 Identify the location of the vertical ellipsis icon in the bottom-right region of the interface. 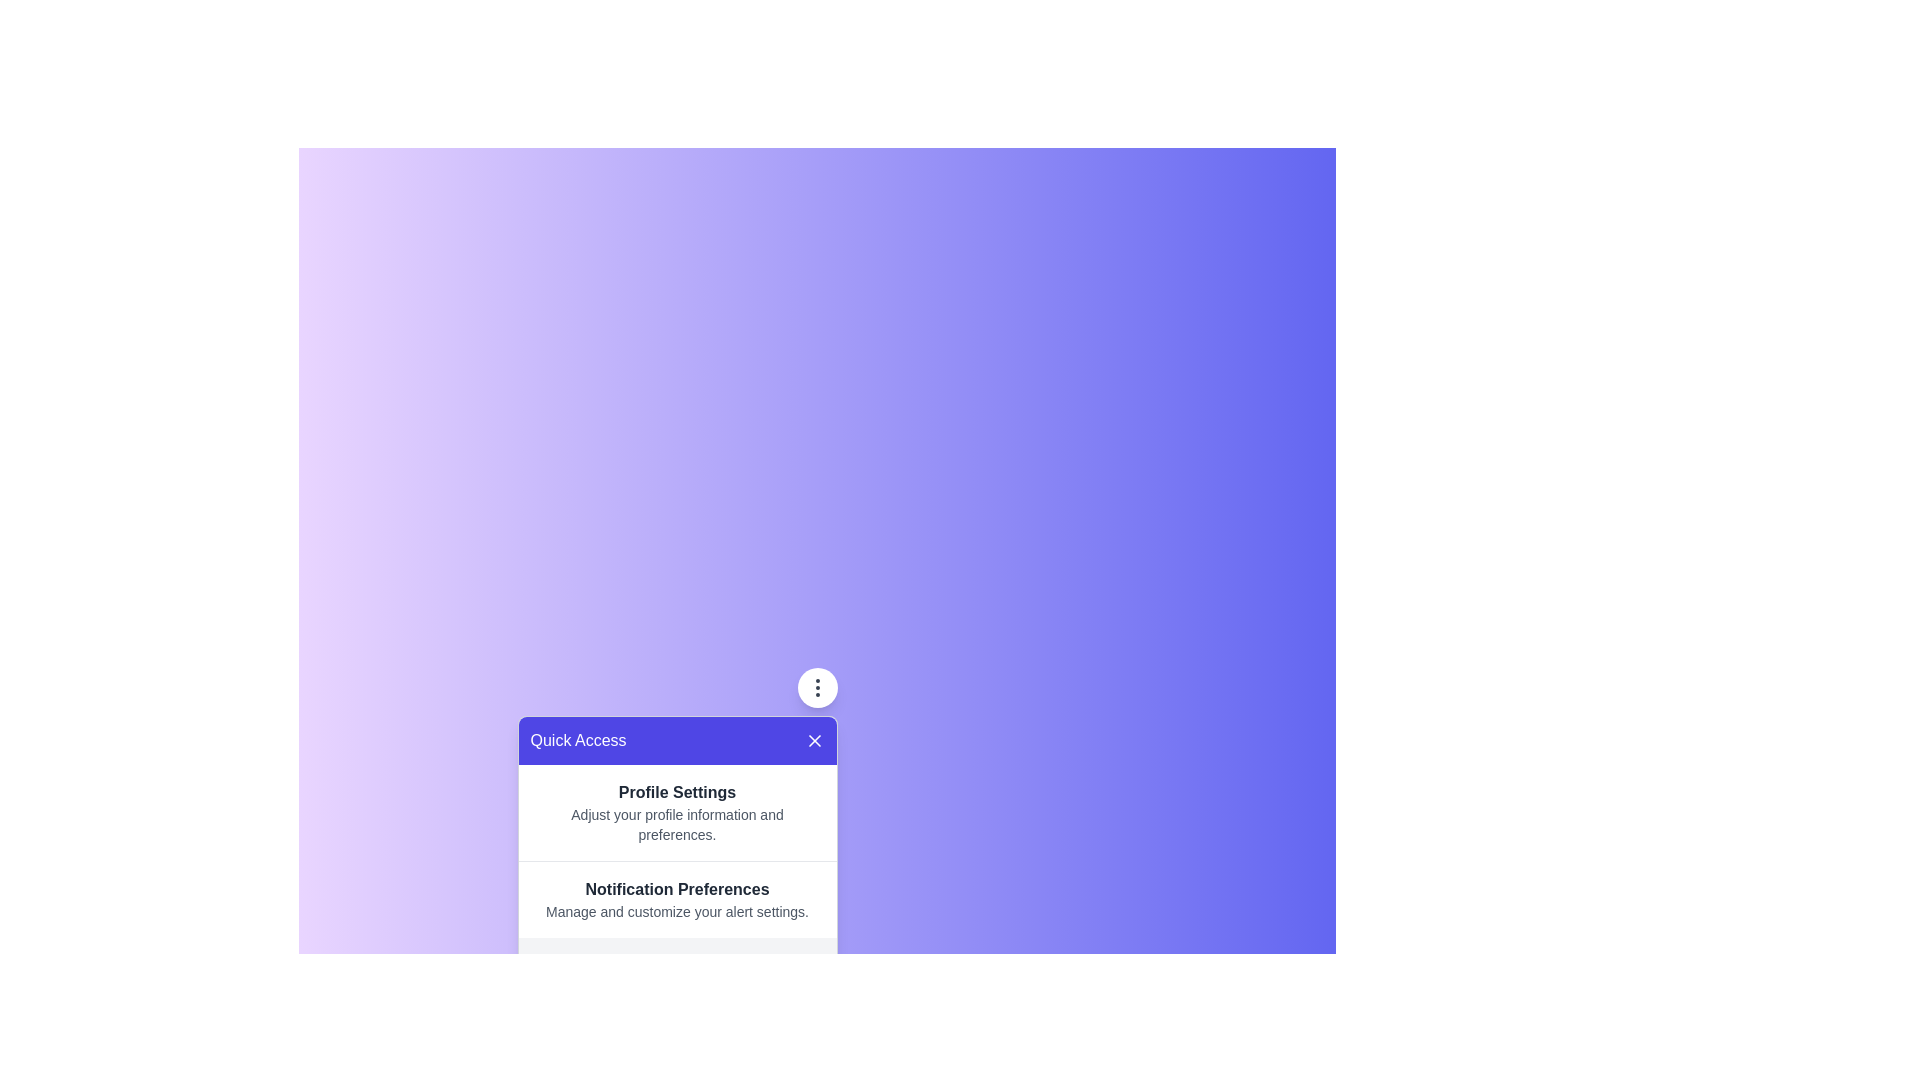
(817, 686).